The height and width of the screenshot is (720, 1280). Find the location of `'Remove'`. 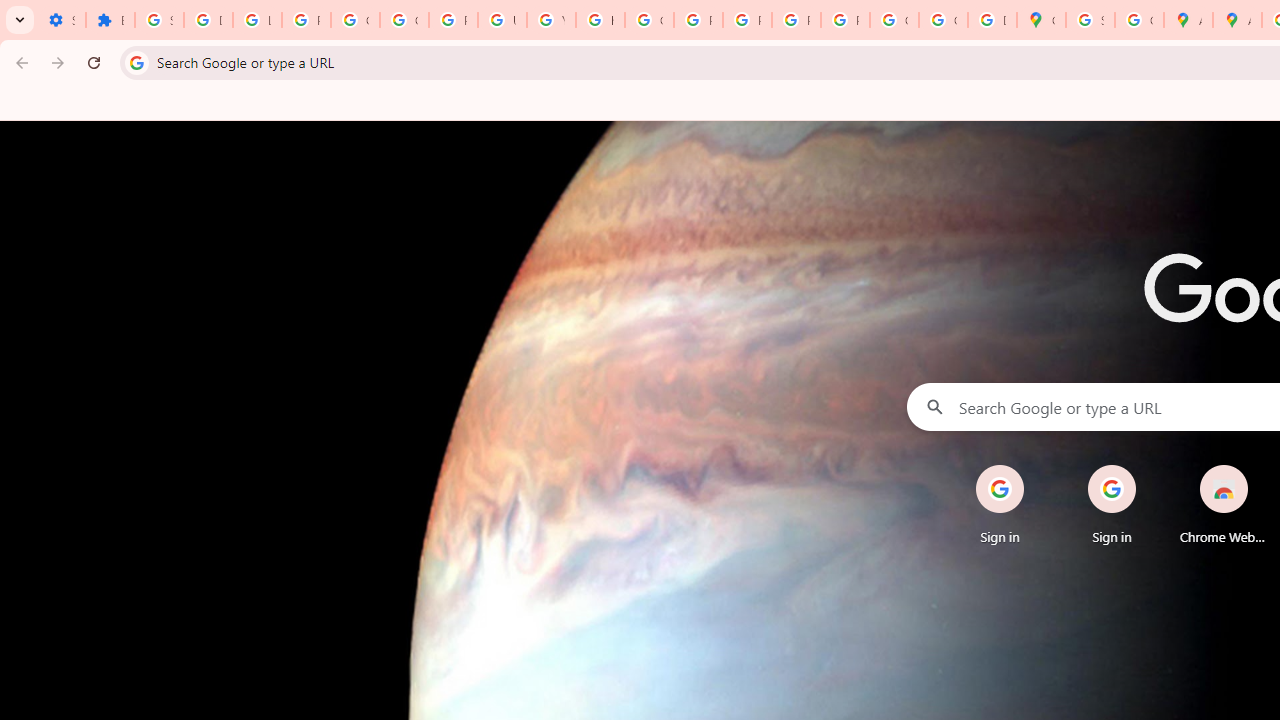

'Remove' is located at coordinates (1263, 466).